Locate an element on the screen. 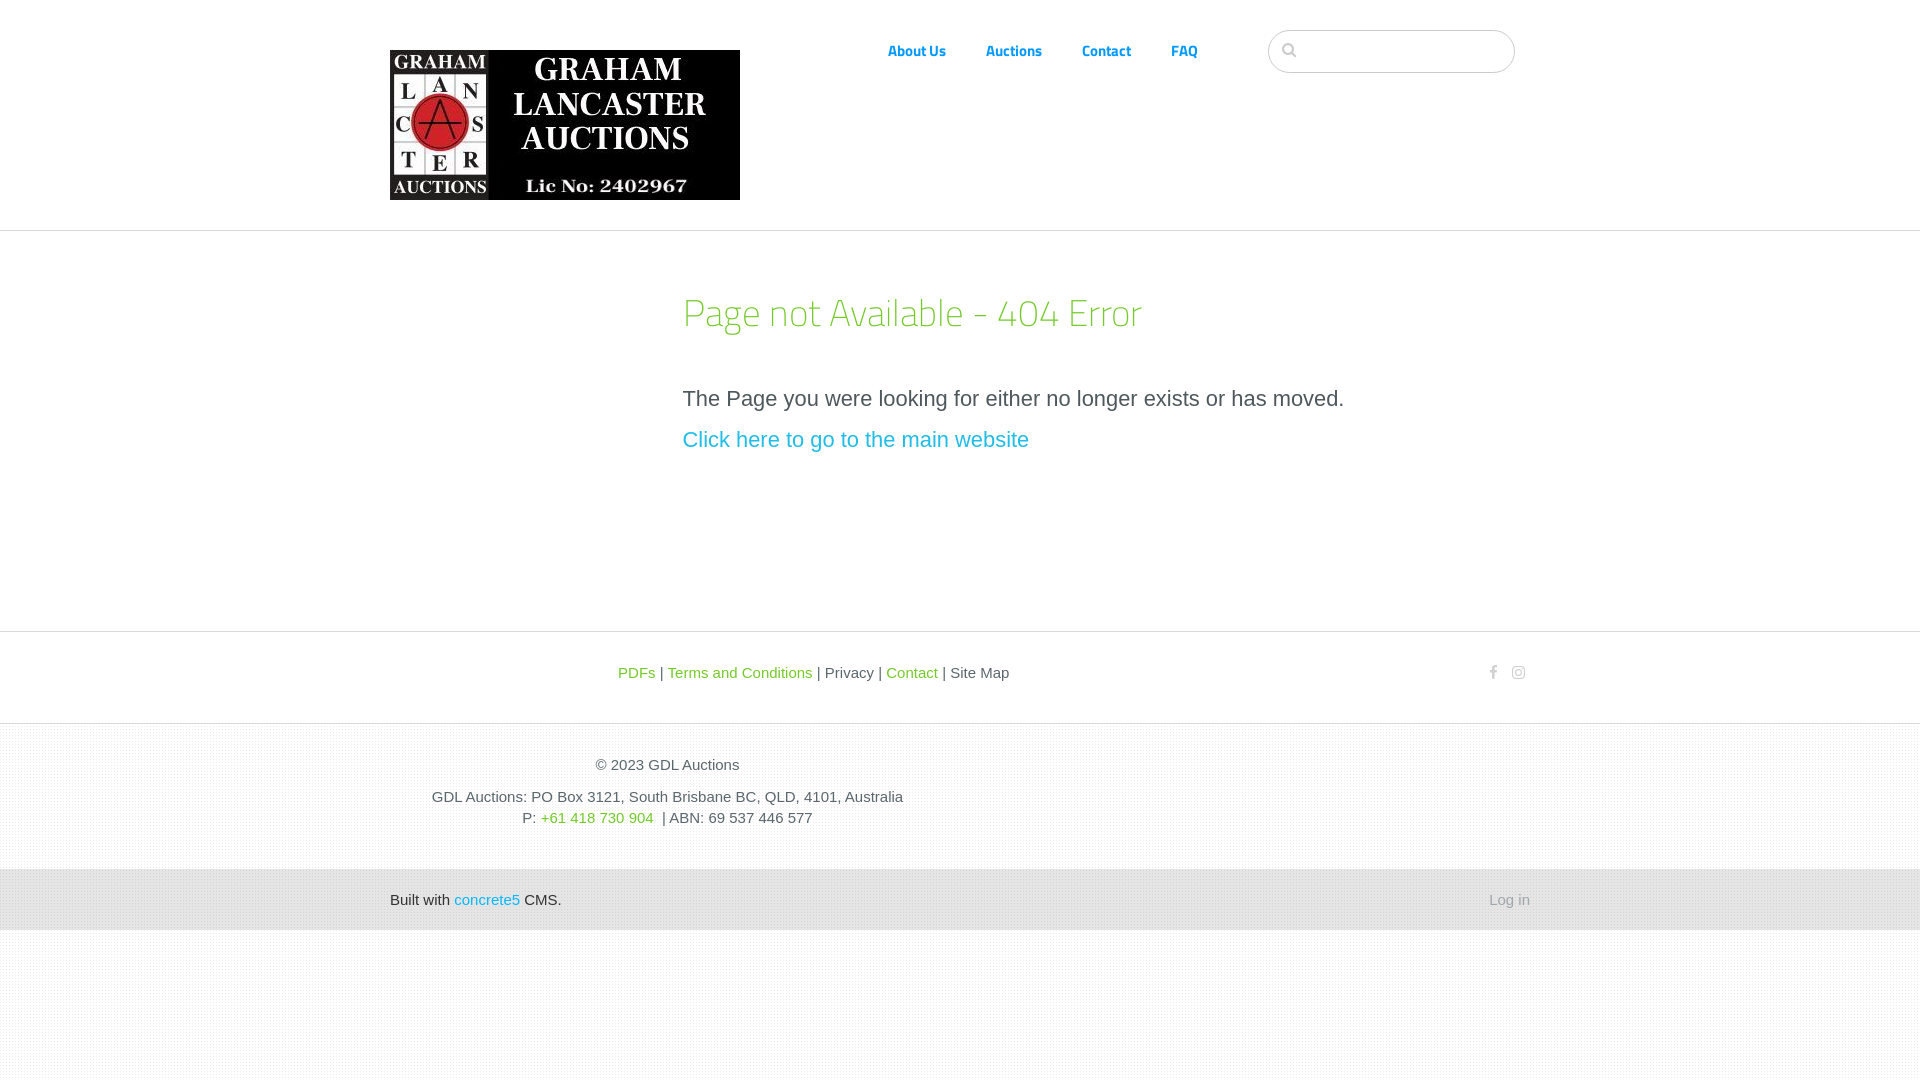 The image size is (1920, 1080). 'Click here to go to the main website' is located at coordinates (855, 438).